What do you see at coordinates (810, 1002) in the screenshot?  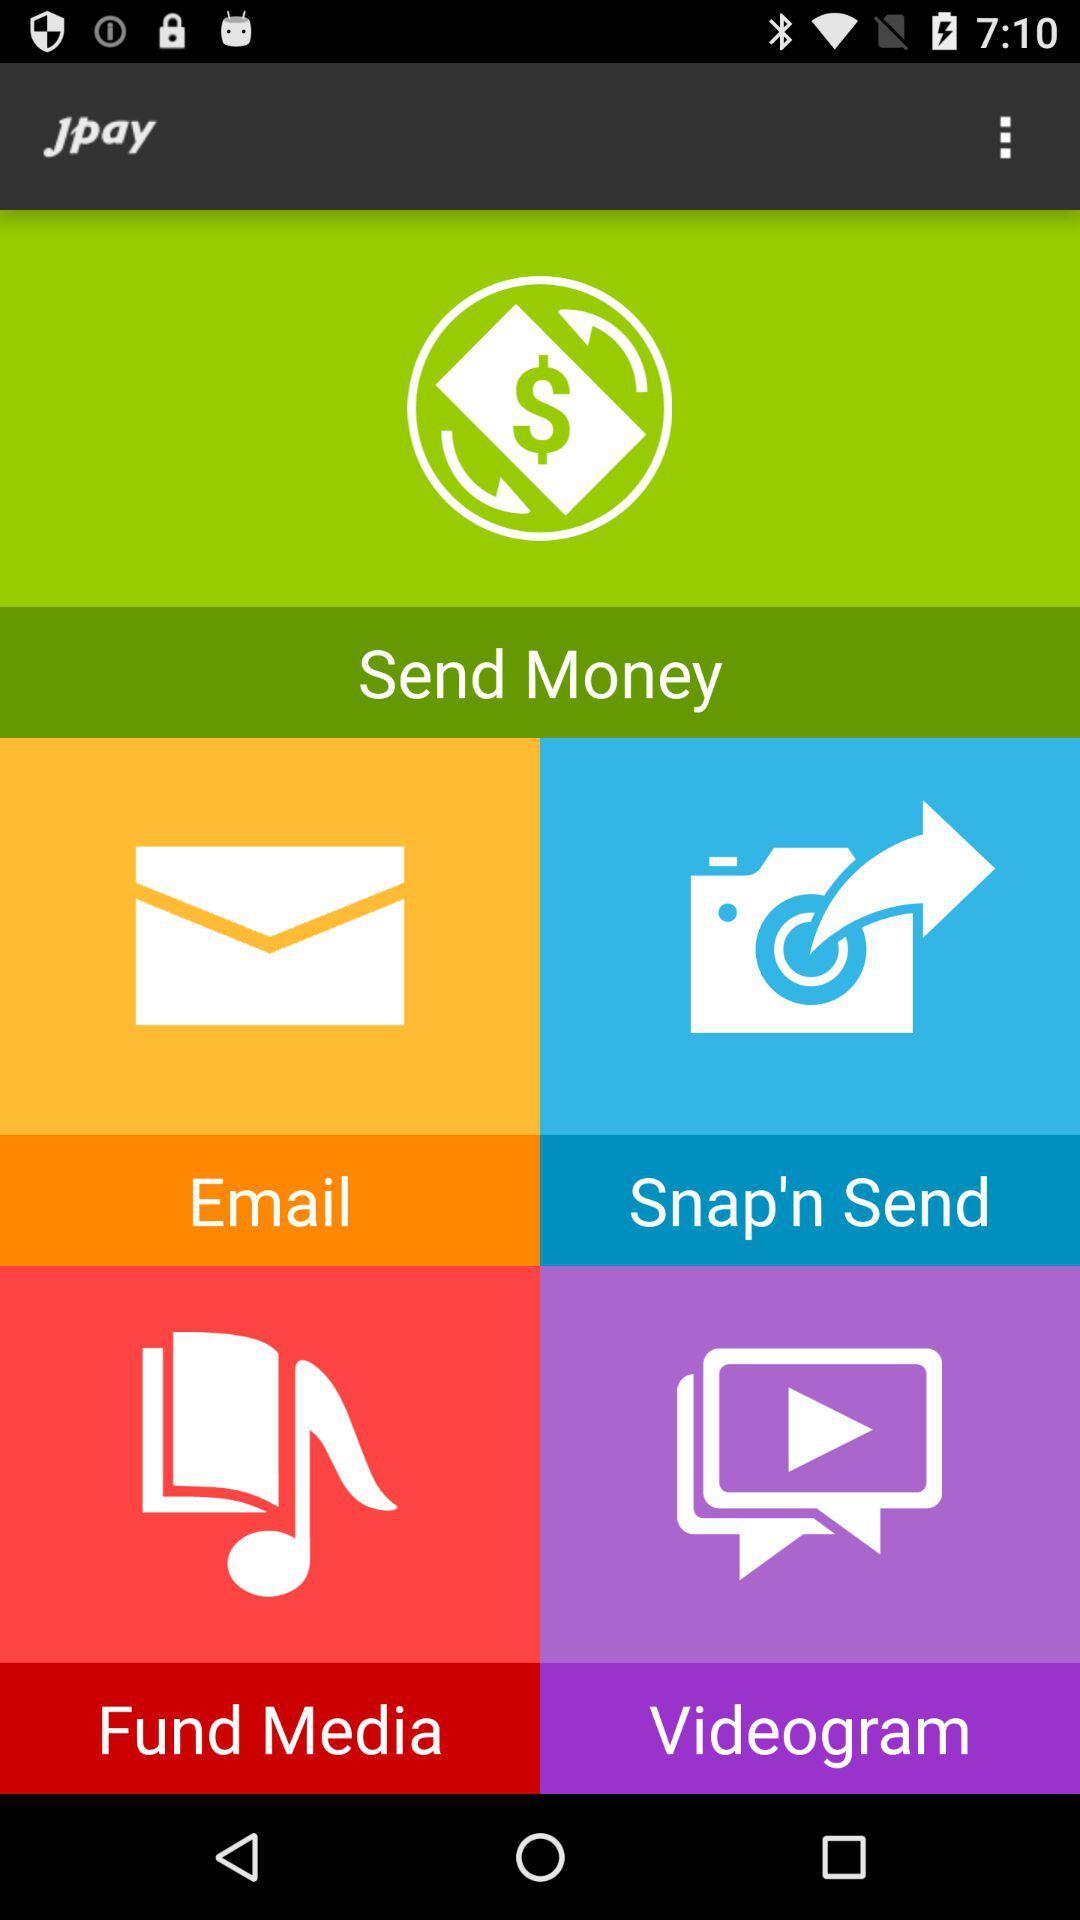 I see `snap n send` at bounding box center [810, 1002].